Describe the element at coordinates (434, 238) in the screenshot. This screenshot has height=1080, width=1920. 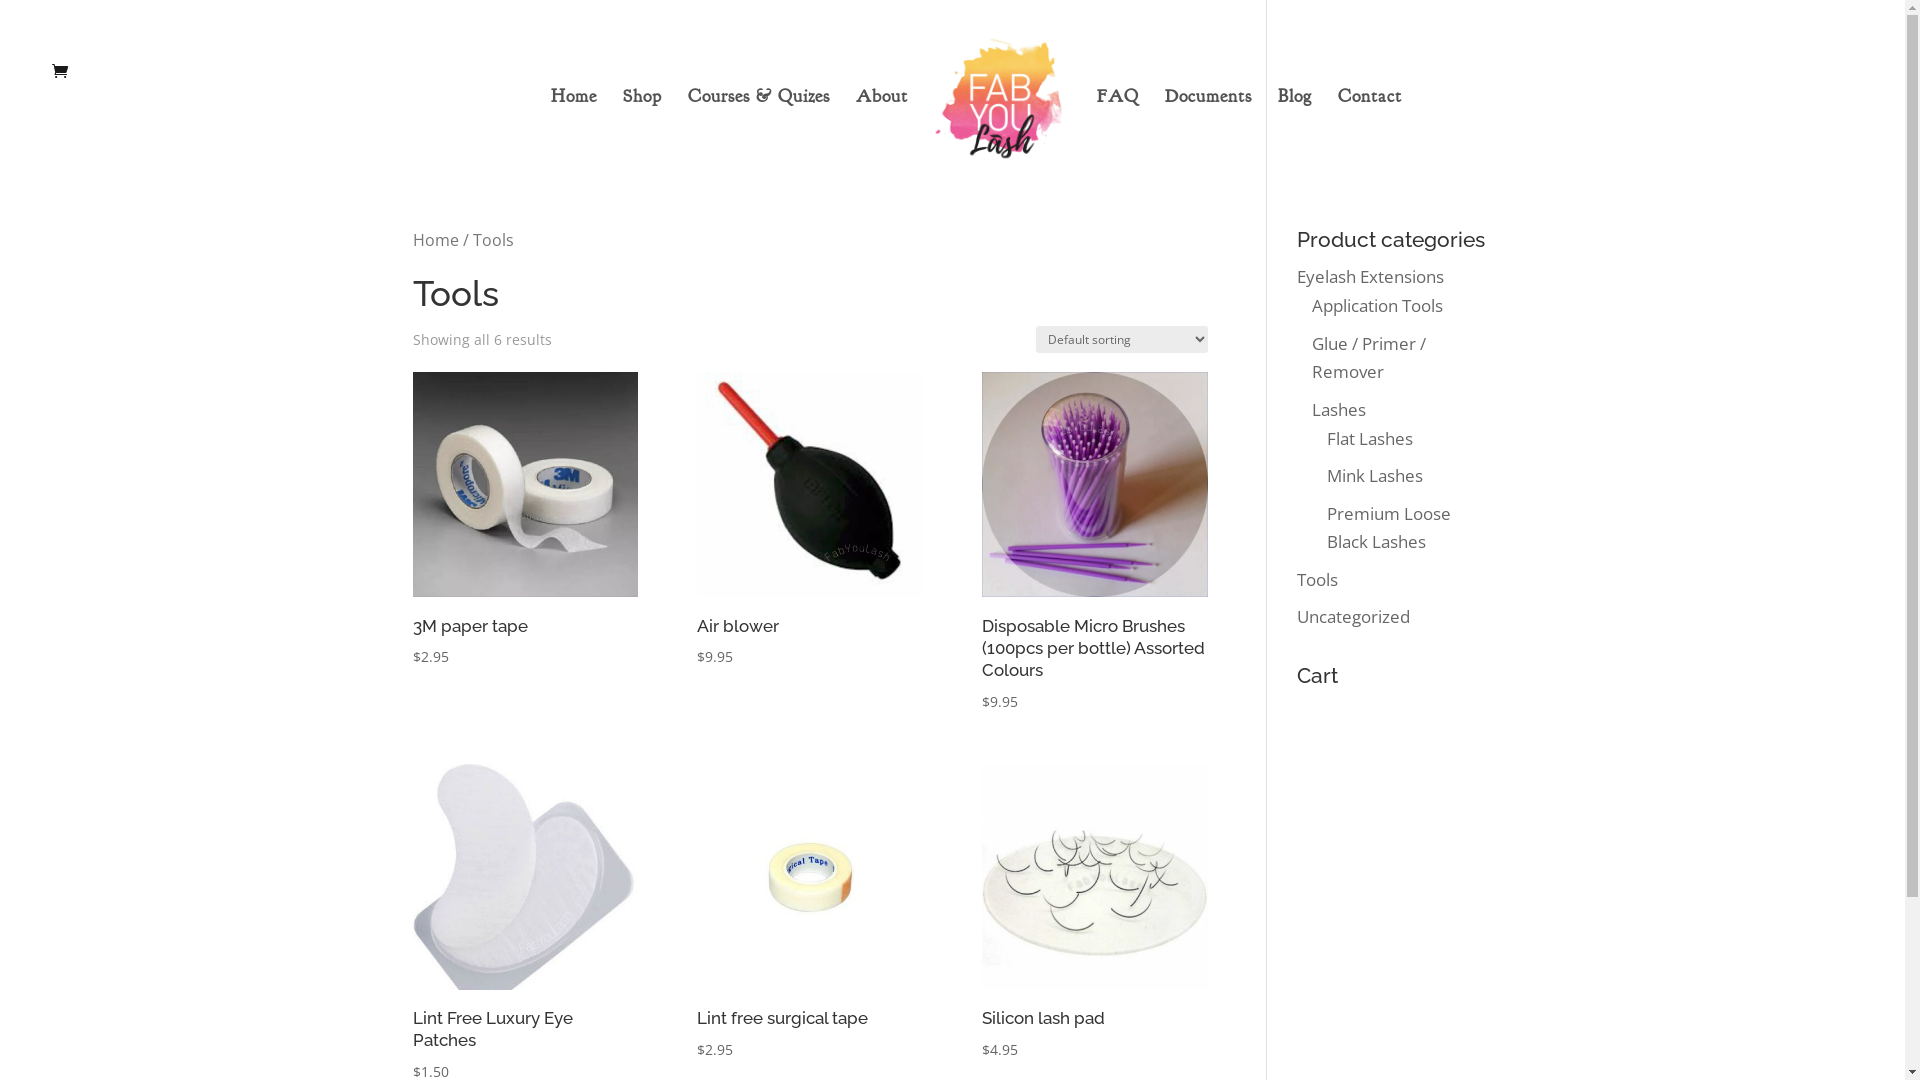
I see `'Home'` at that location.